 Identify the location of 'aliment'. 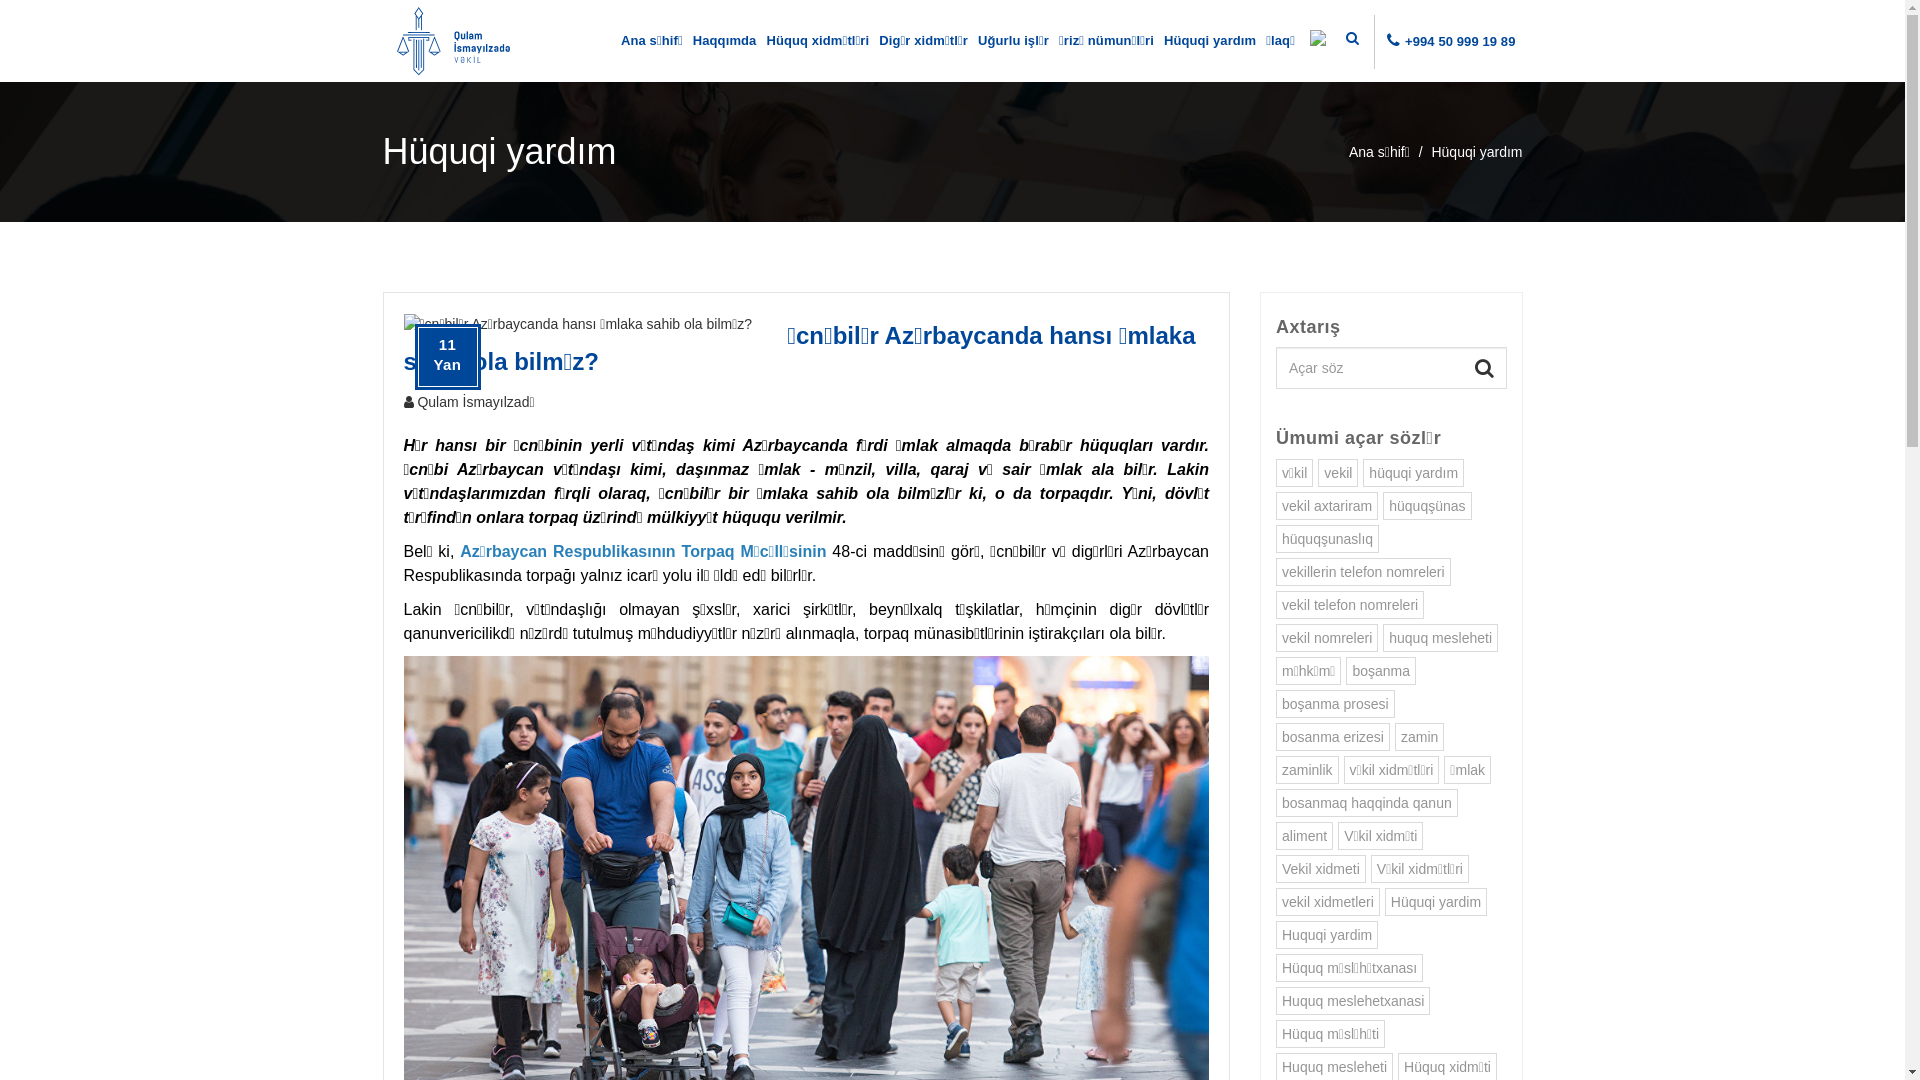
(1304, 836).